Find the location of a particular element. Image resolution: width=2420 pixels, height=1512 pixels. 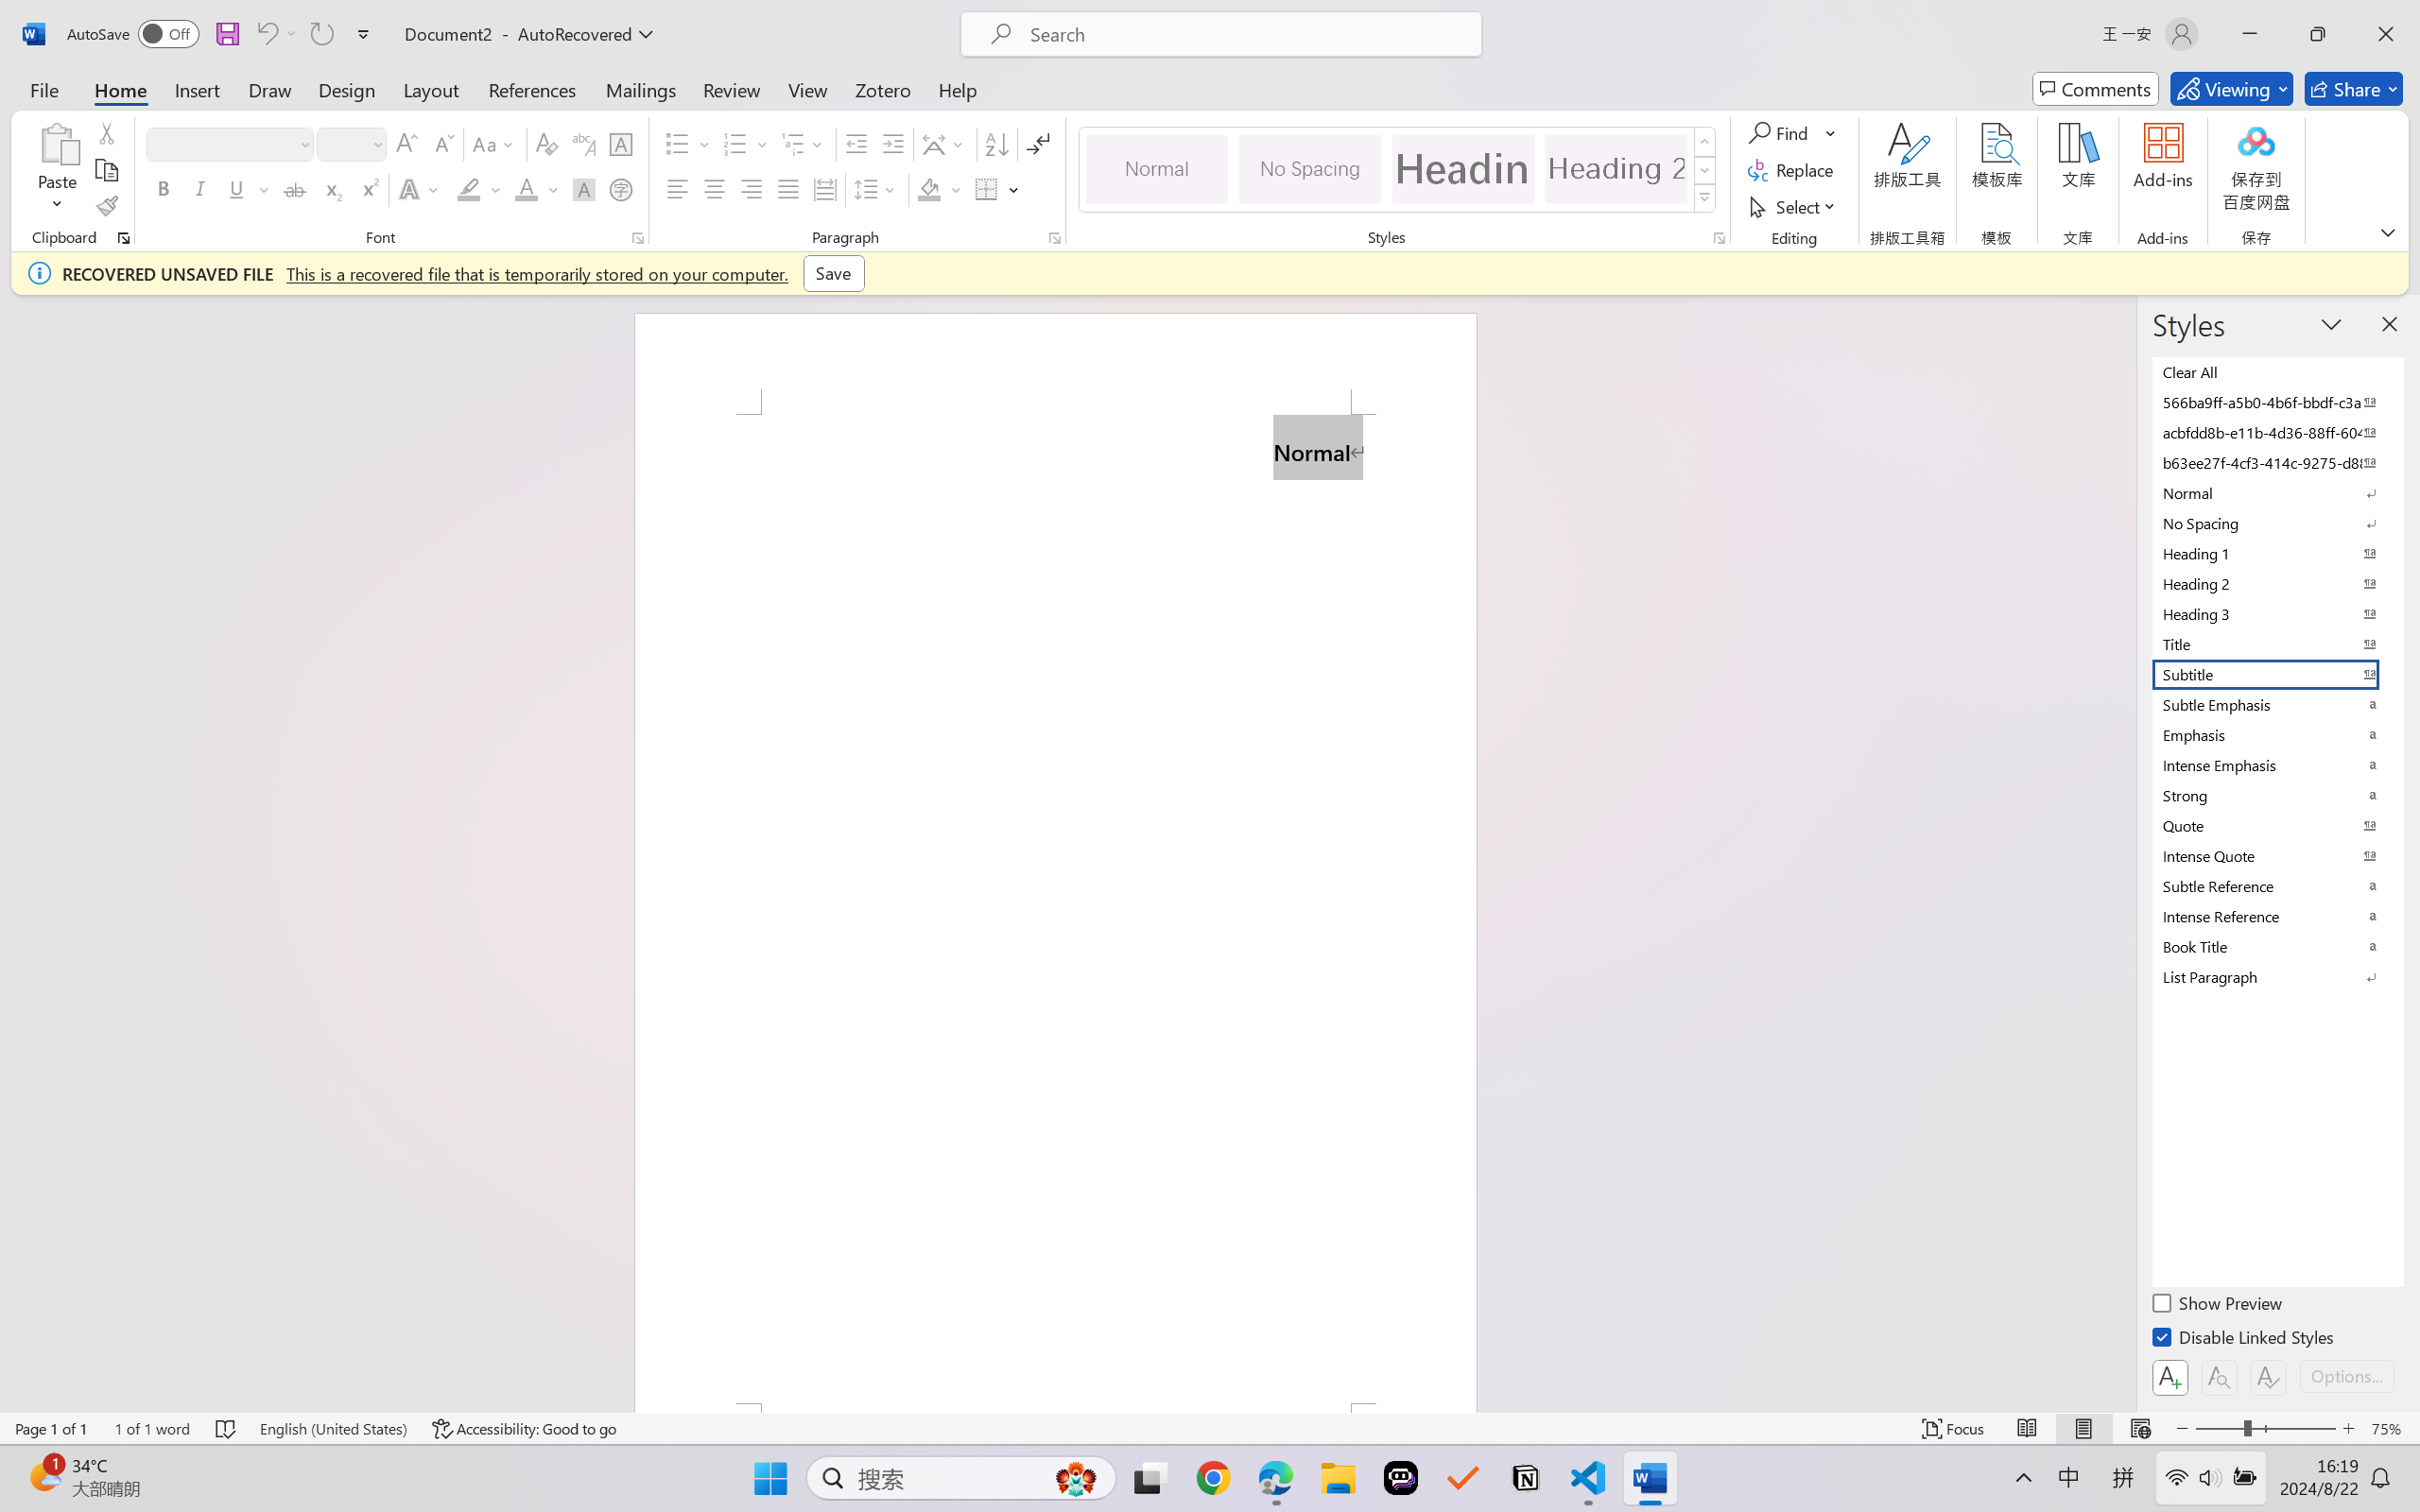

'acbfdd8b-e11b-4d36-88ff-6049b138f862' is located at coordinates (2275, 431).